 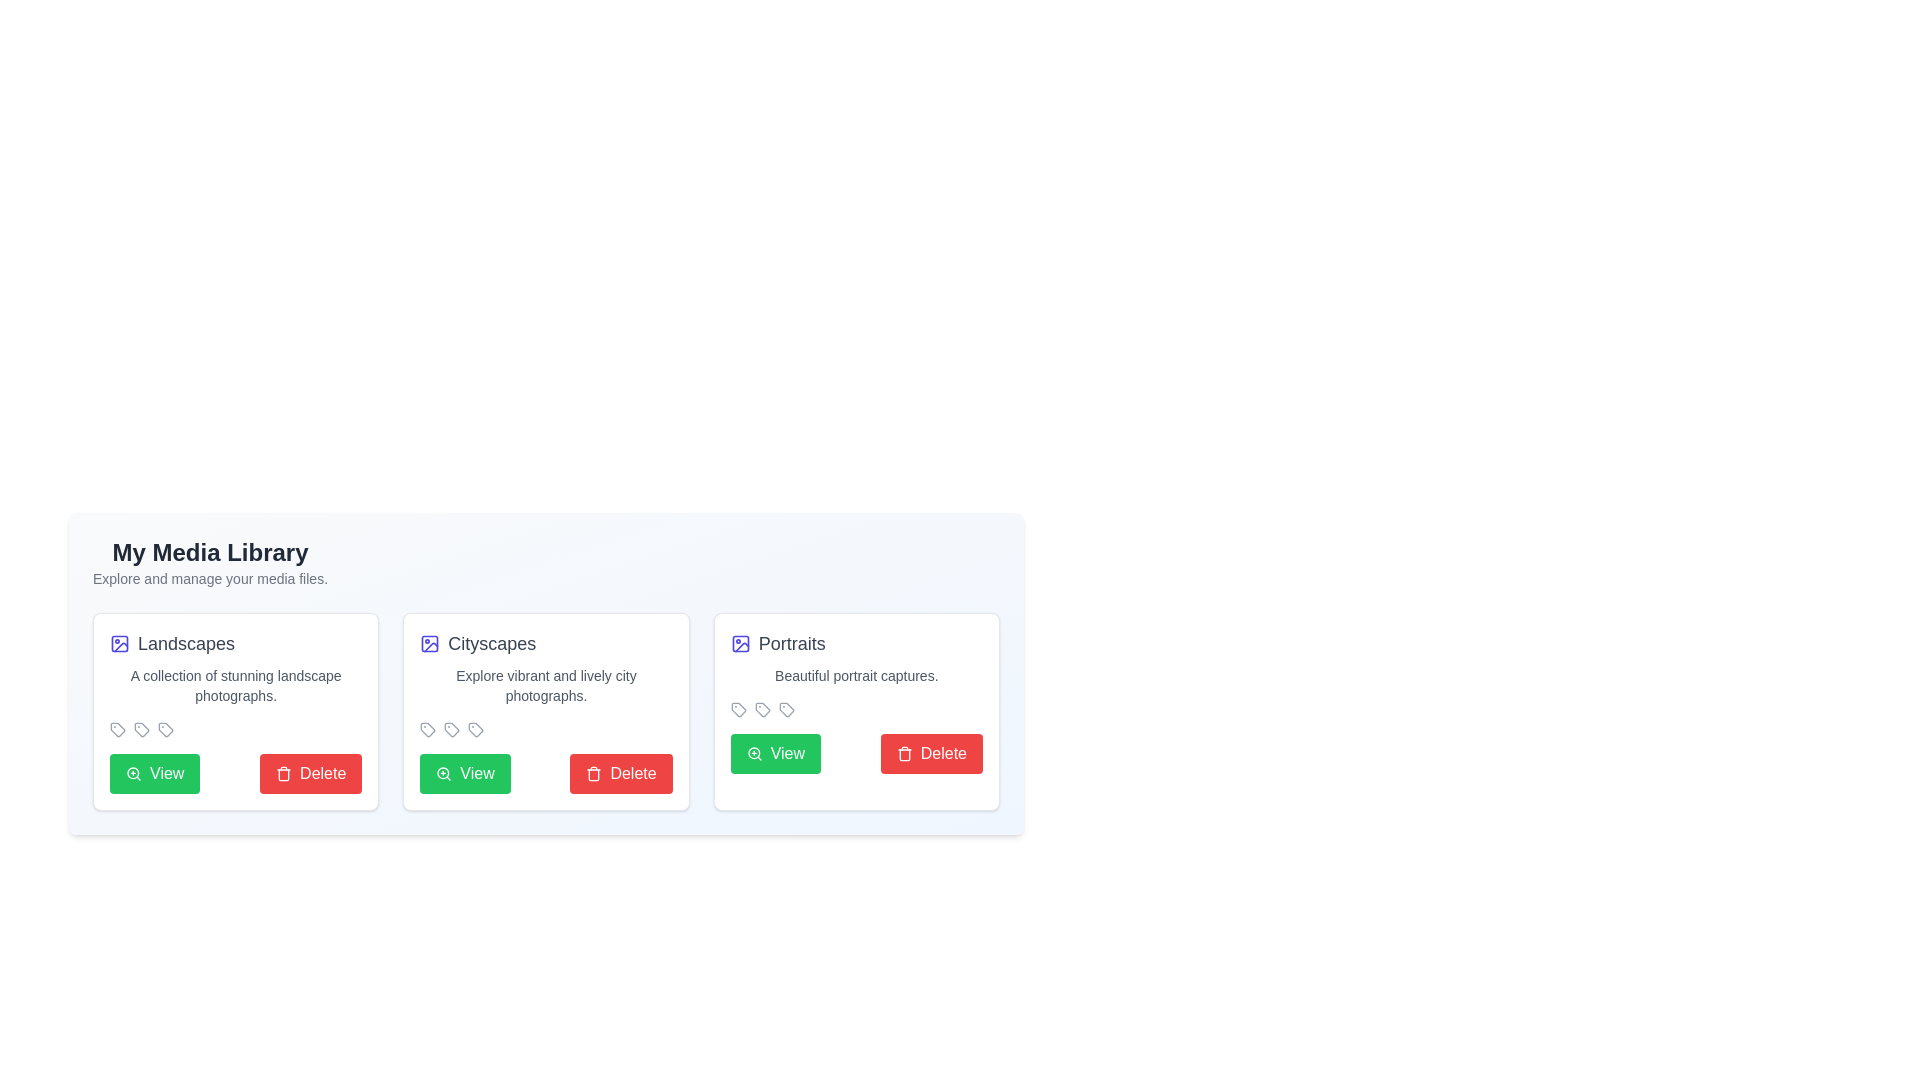 What do you see at coordinates (593, 774) in the screenshot?
I see `the decorative deletion icon located in the bottom-right corner of the 'Cityscapes' card, adjacent to the 'Delete' button` at bounding box center [593, 774].